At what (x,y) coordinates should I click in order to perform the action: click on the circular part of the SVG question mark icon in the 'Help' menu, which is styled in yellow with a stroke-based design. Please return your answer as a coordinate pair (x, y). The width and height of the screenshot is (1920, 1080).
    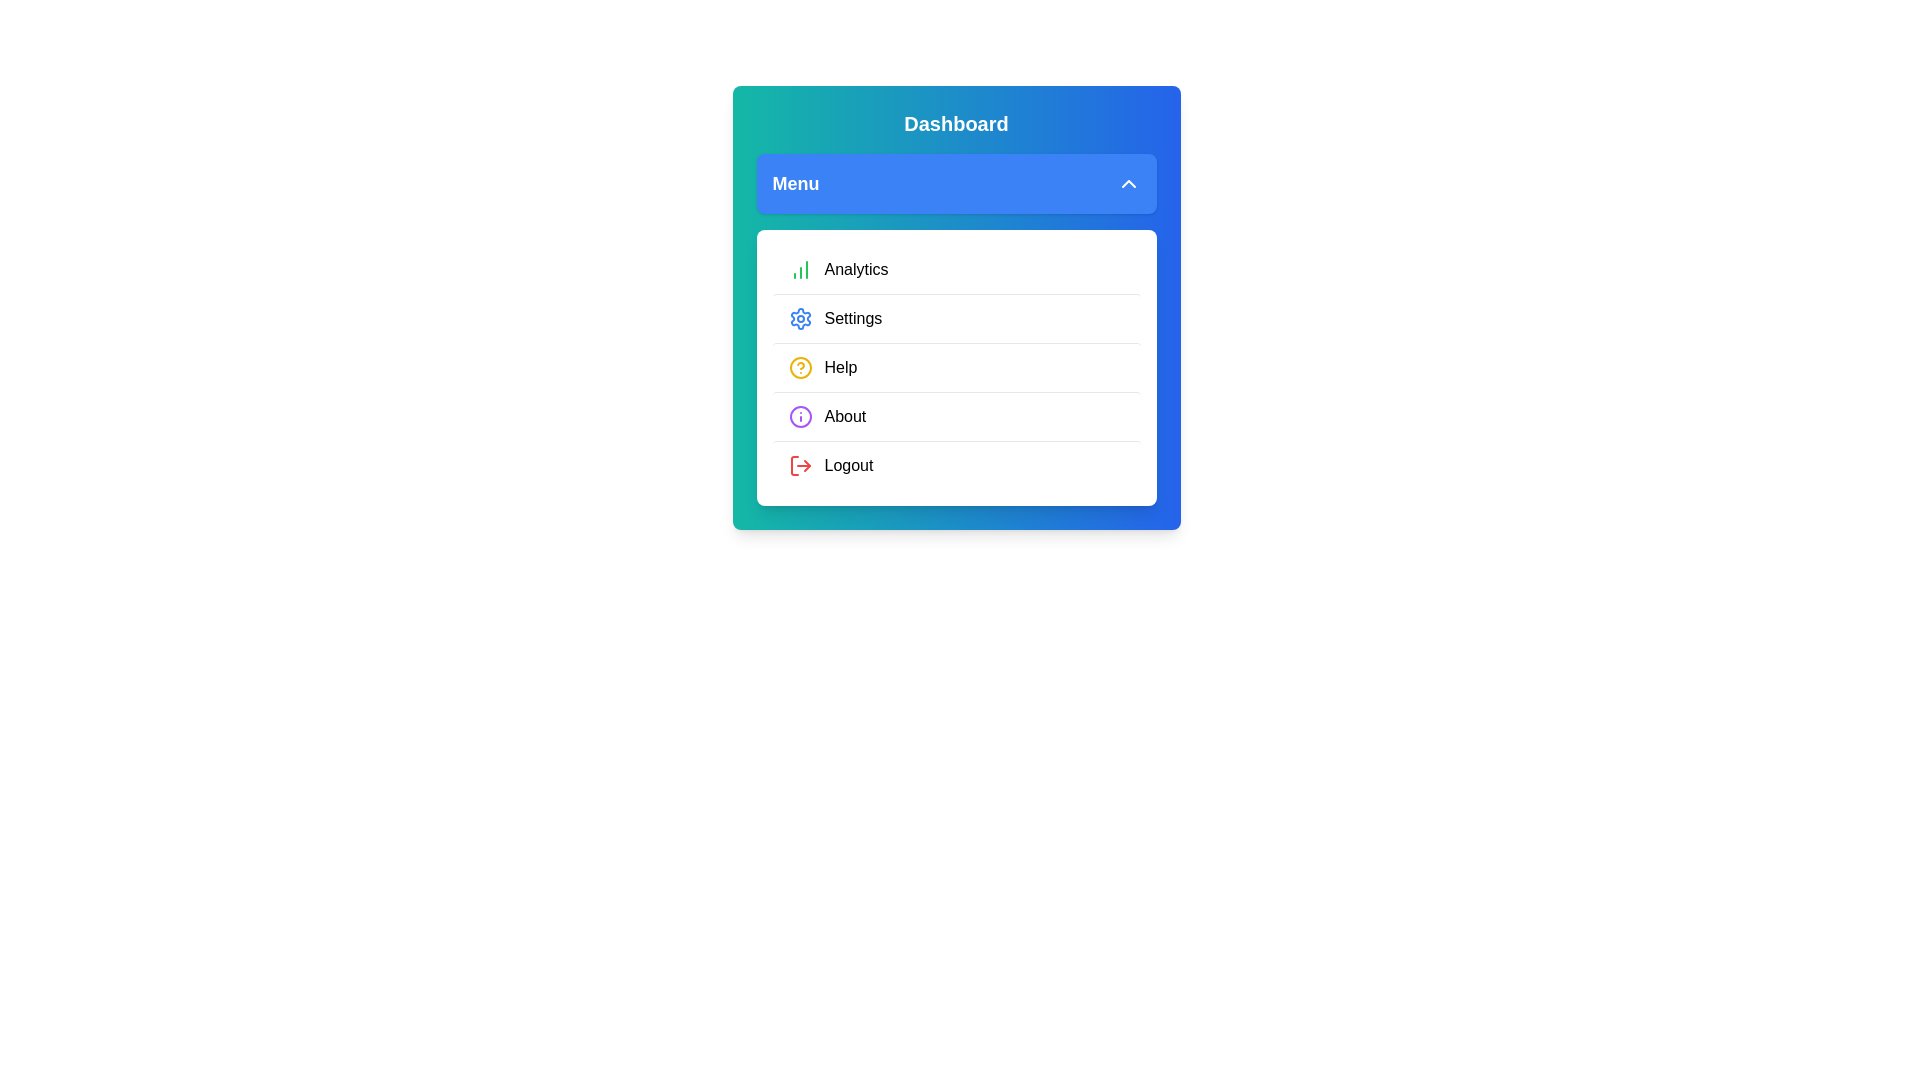
    Looking at the image, I should click on (800, 367).